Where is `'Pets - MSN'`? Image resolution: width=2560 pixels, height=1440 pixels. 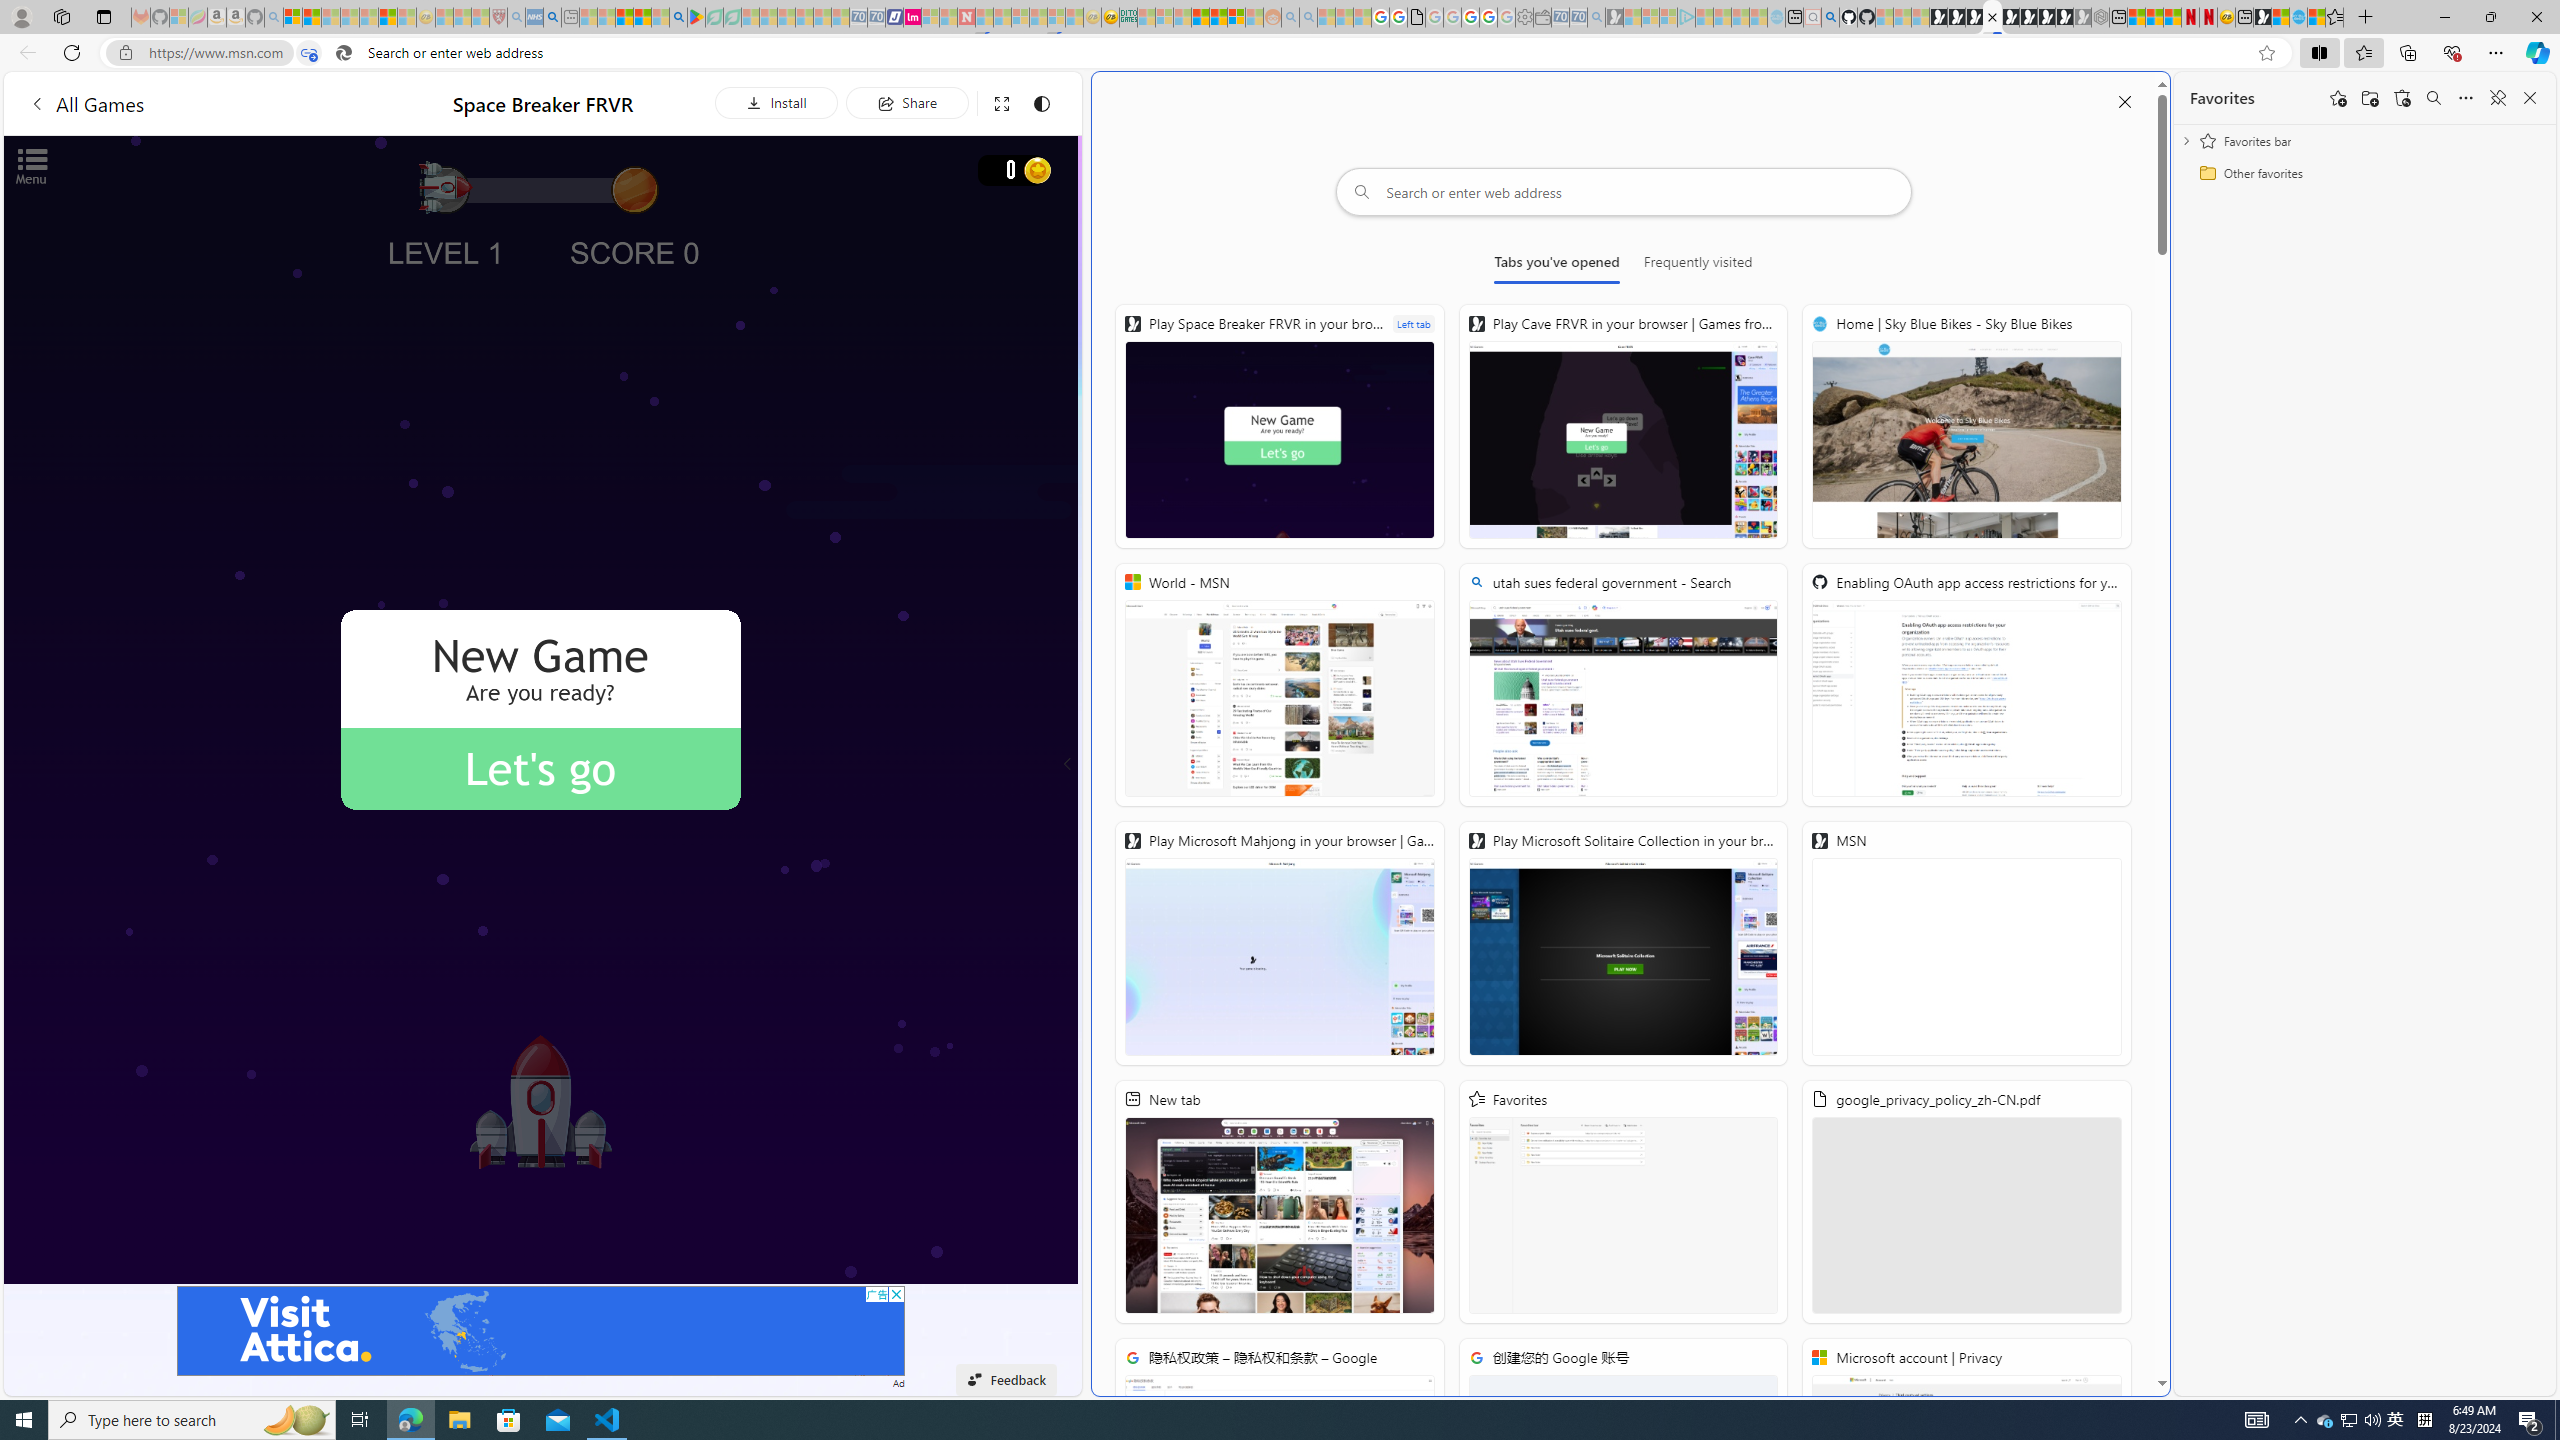
'Pets - MSN' is located at coordinates (641, 16).